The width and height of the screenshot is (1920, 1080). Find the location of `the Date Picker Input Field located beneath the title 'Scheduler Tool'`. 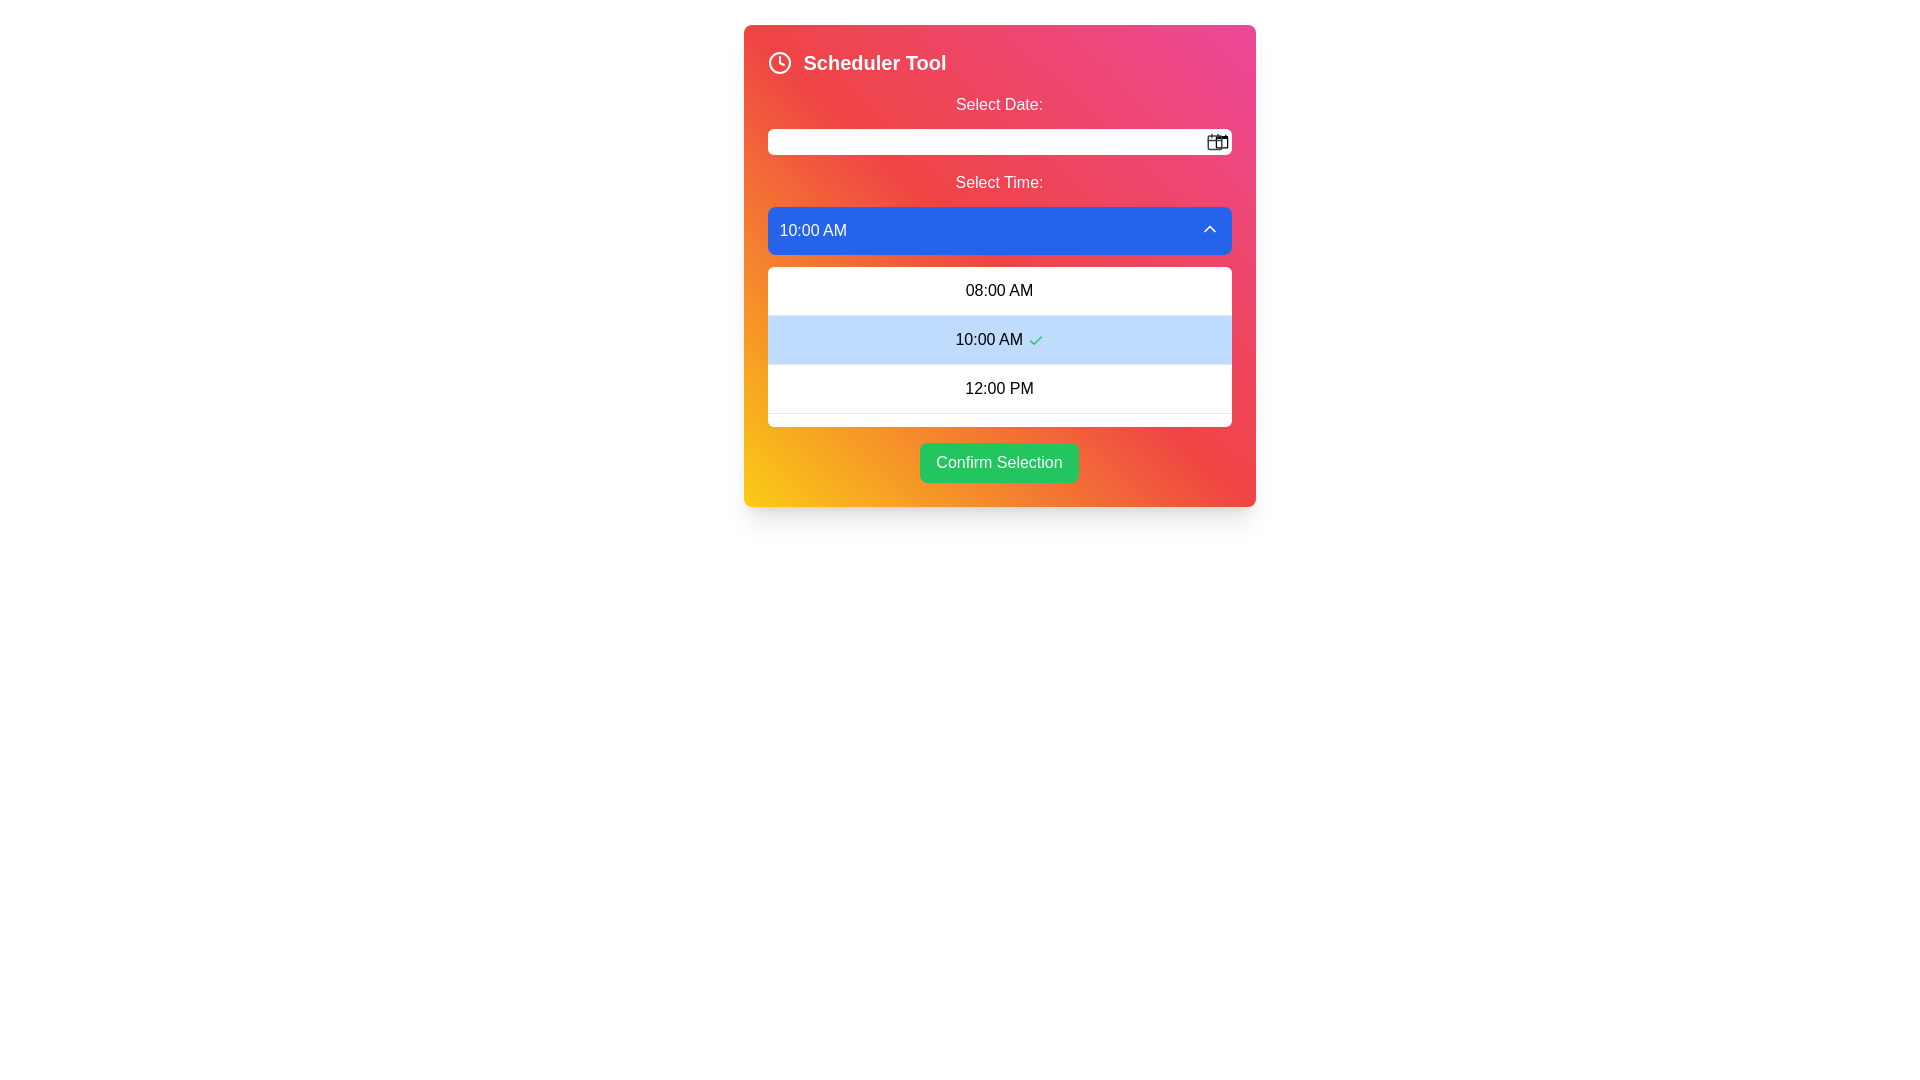

the Date Picker Input Field located beneath the title 'Scheduler Tool' is located at coordinates (999, 123).